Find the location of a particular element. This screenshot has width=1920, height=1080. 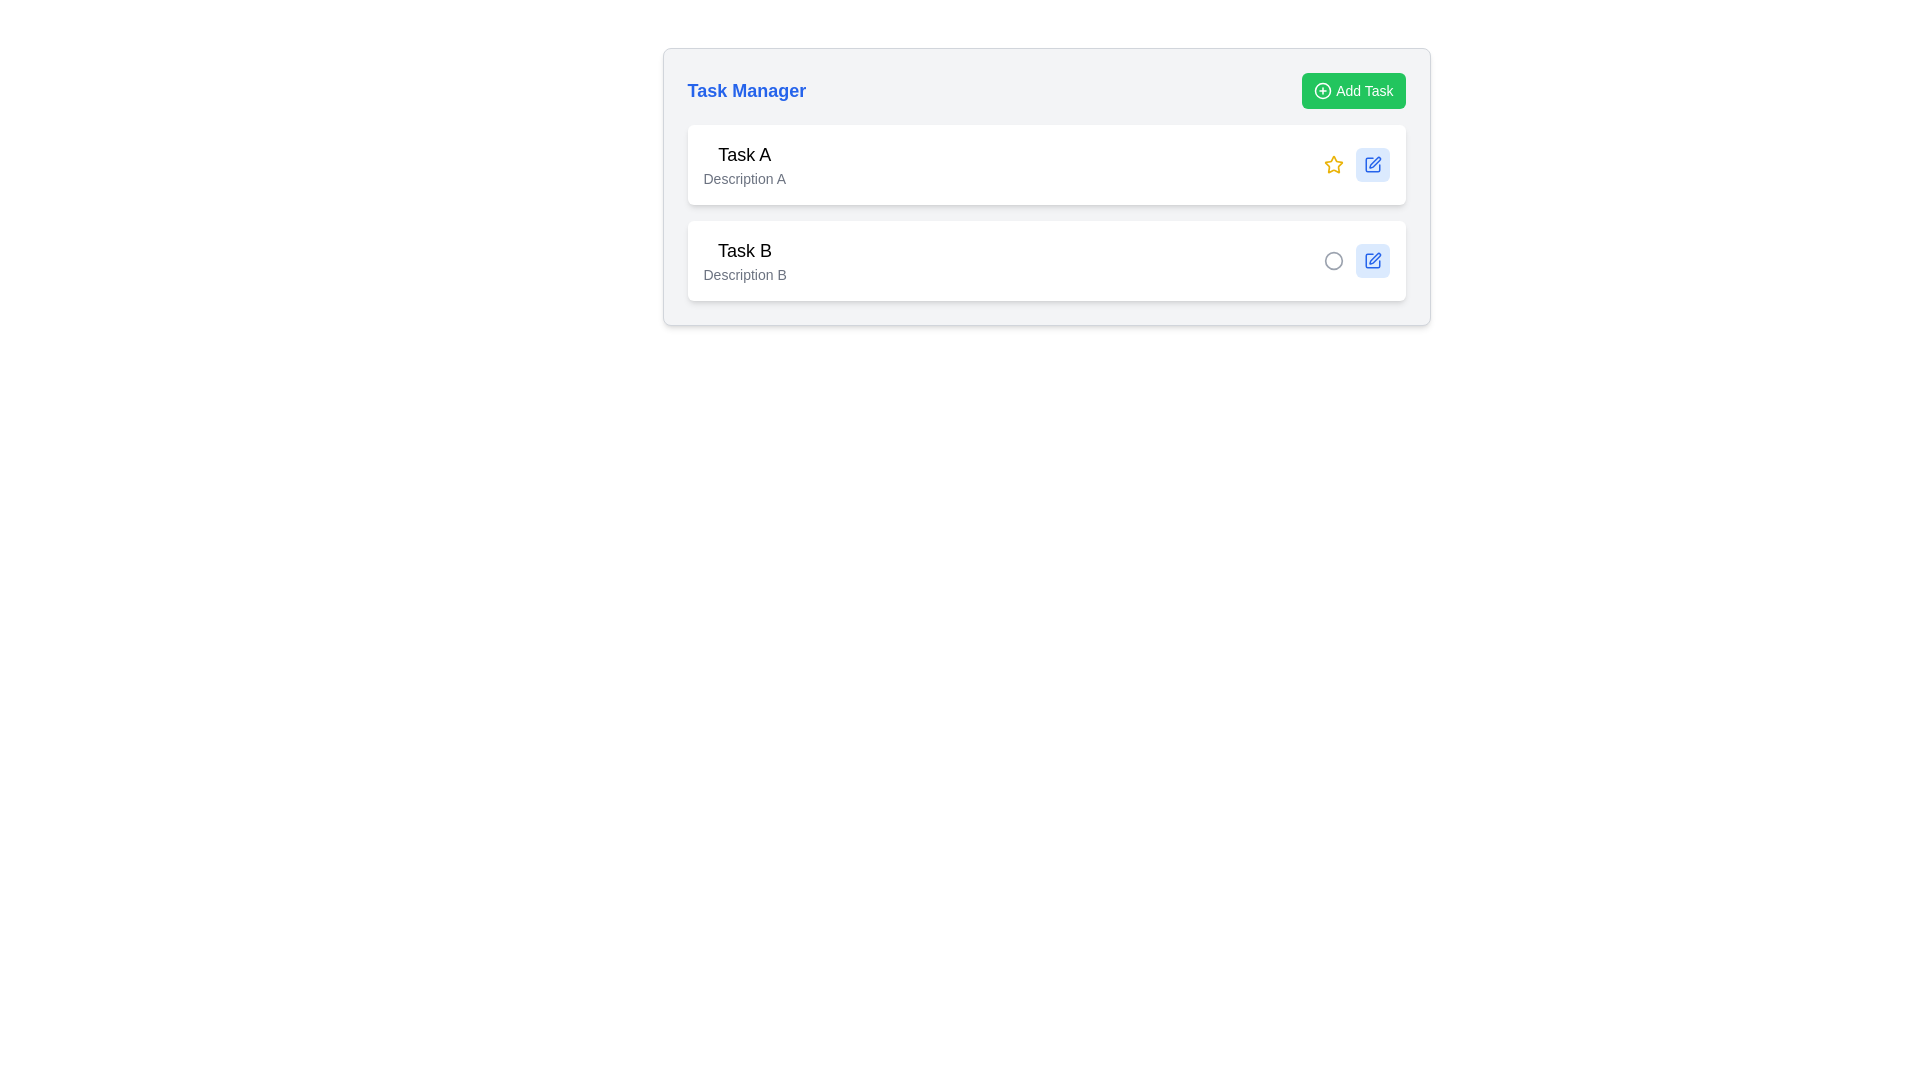

the small pen icon located to the right of the descriptive text for Task A in the list interface is located at coordinates (1373, 161).